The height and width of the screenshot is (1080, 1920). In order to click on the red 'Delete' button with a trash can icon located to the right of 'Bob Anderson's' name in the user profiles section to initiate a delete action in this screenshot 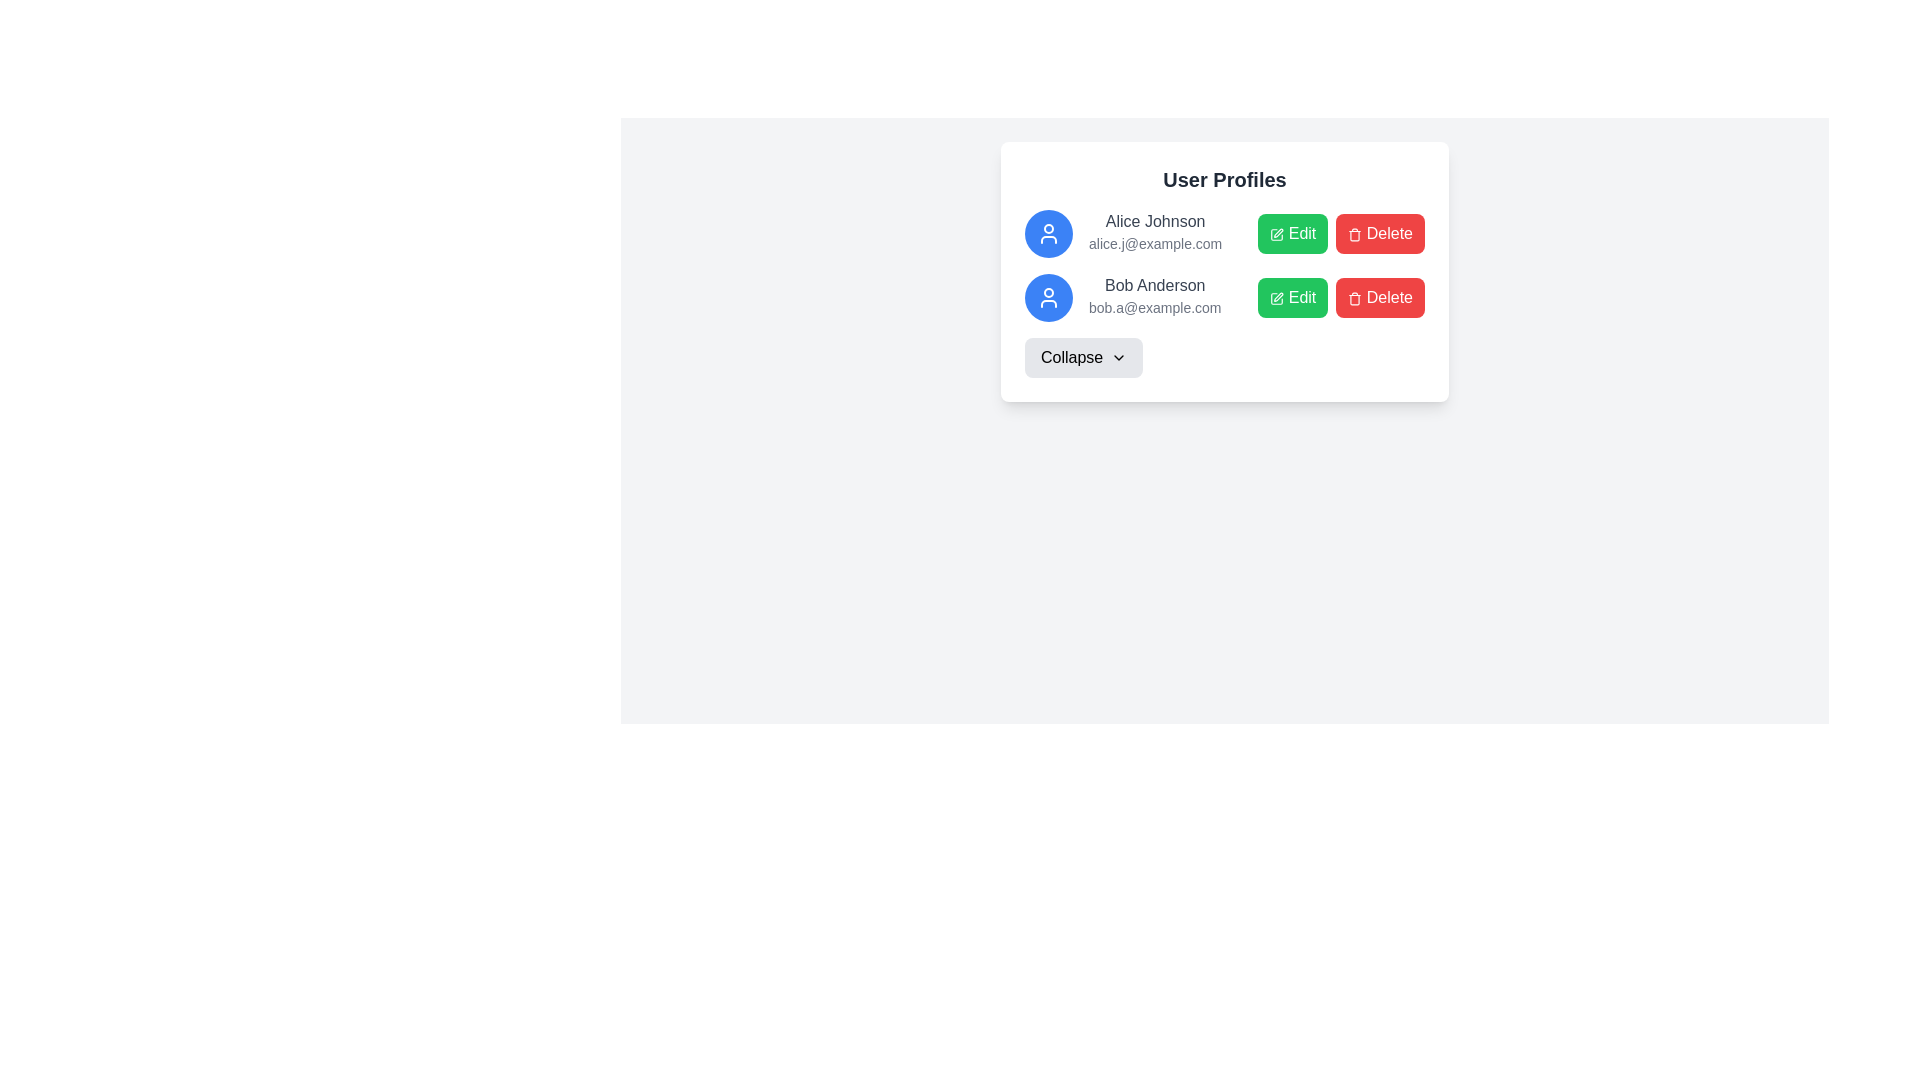, I will do `click(1379, 297)`.